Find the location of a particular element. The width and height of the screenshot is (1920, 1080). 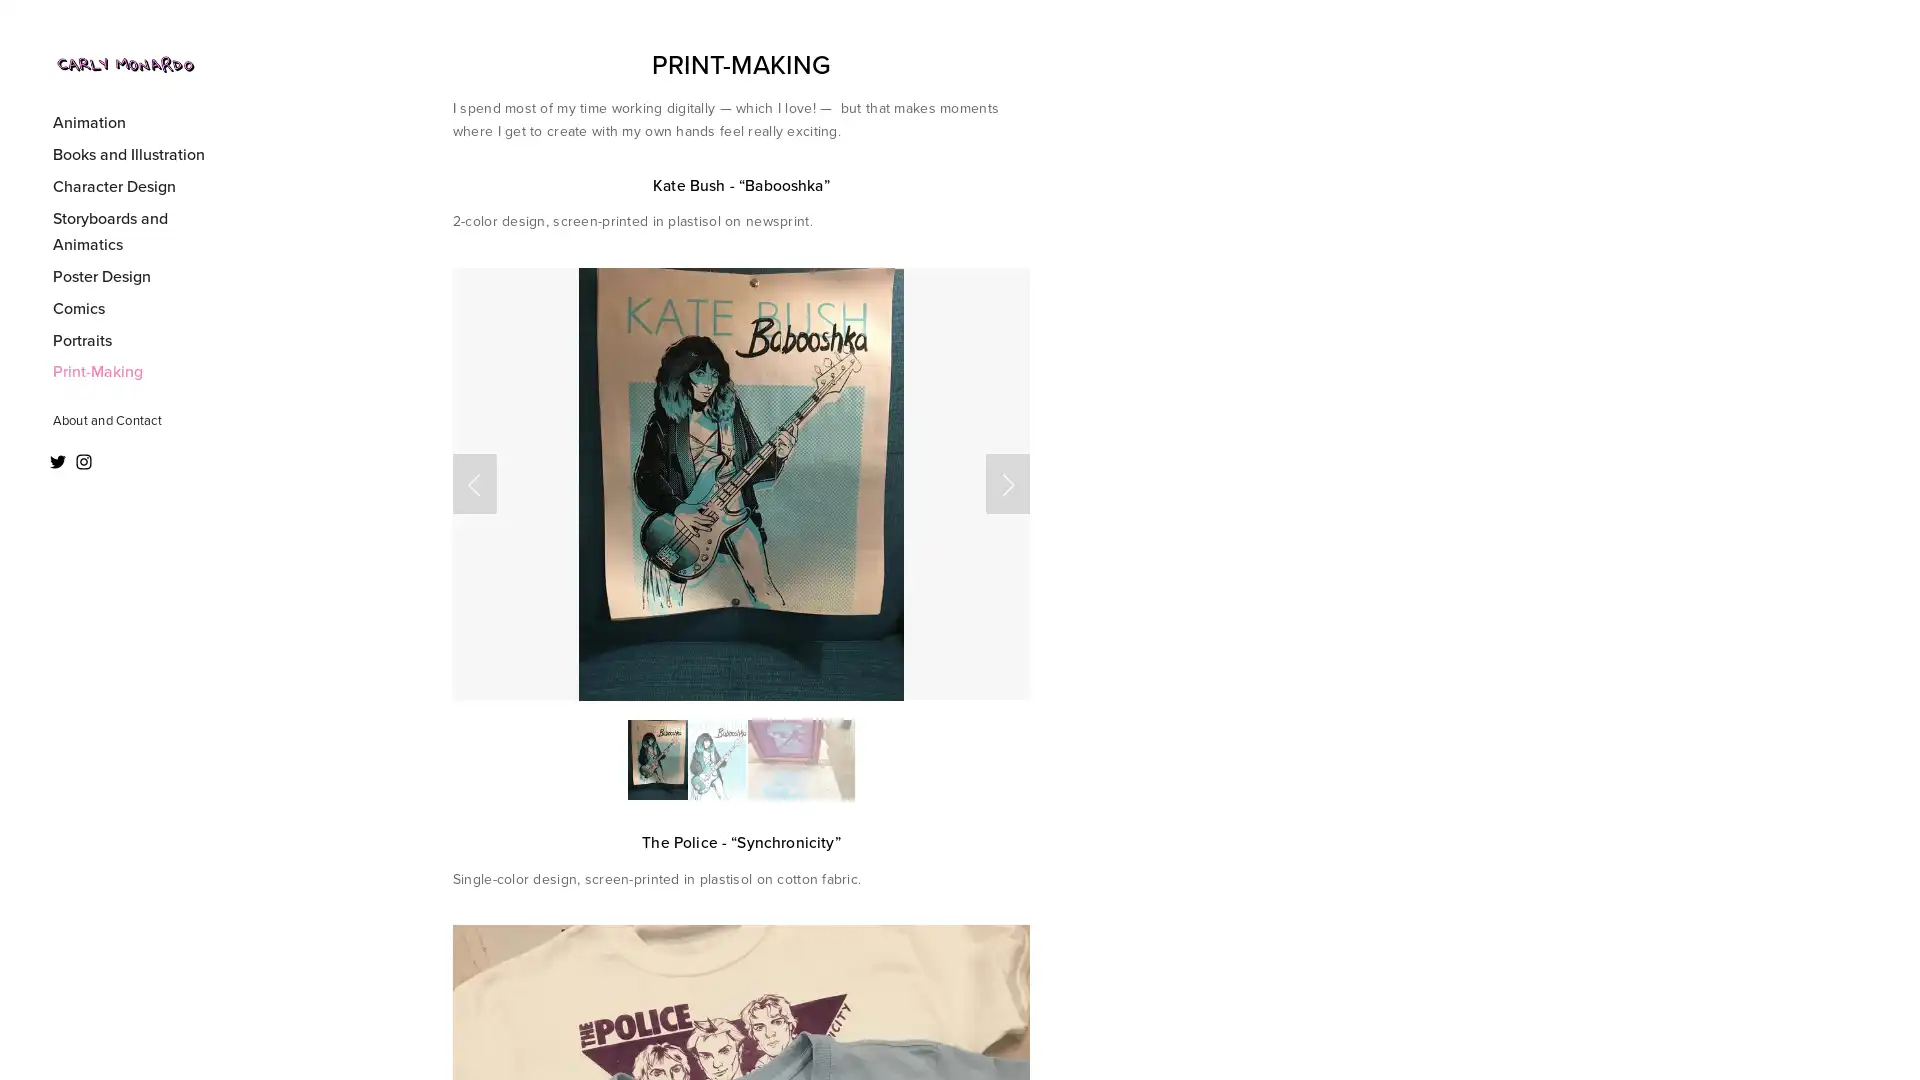

Next Slide is located at coordinates (1008, 483).